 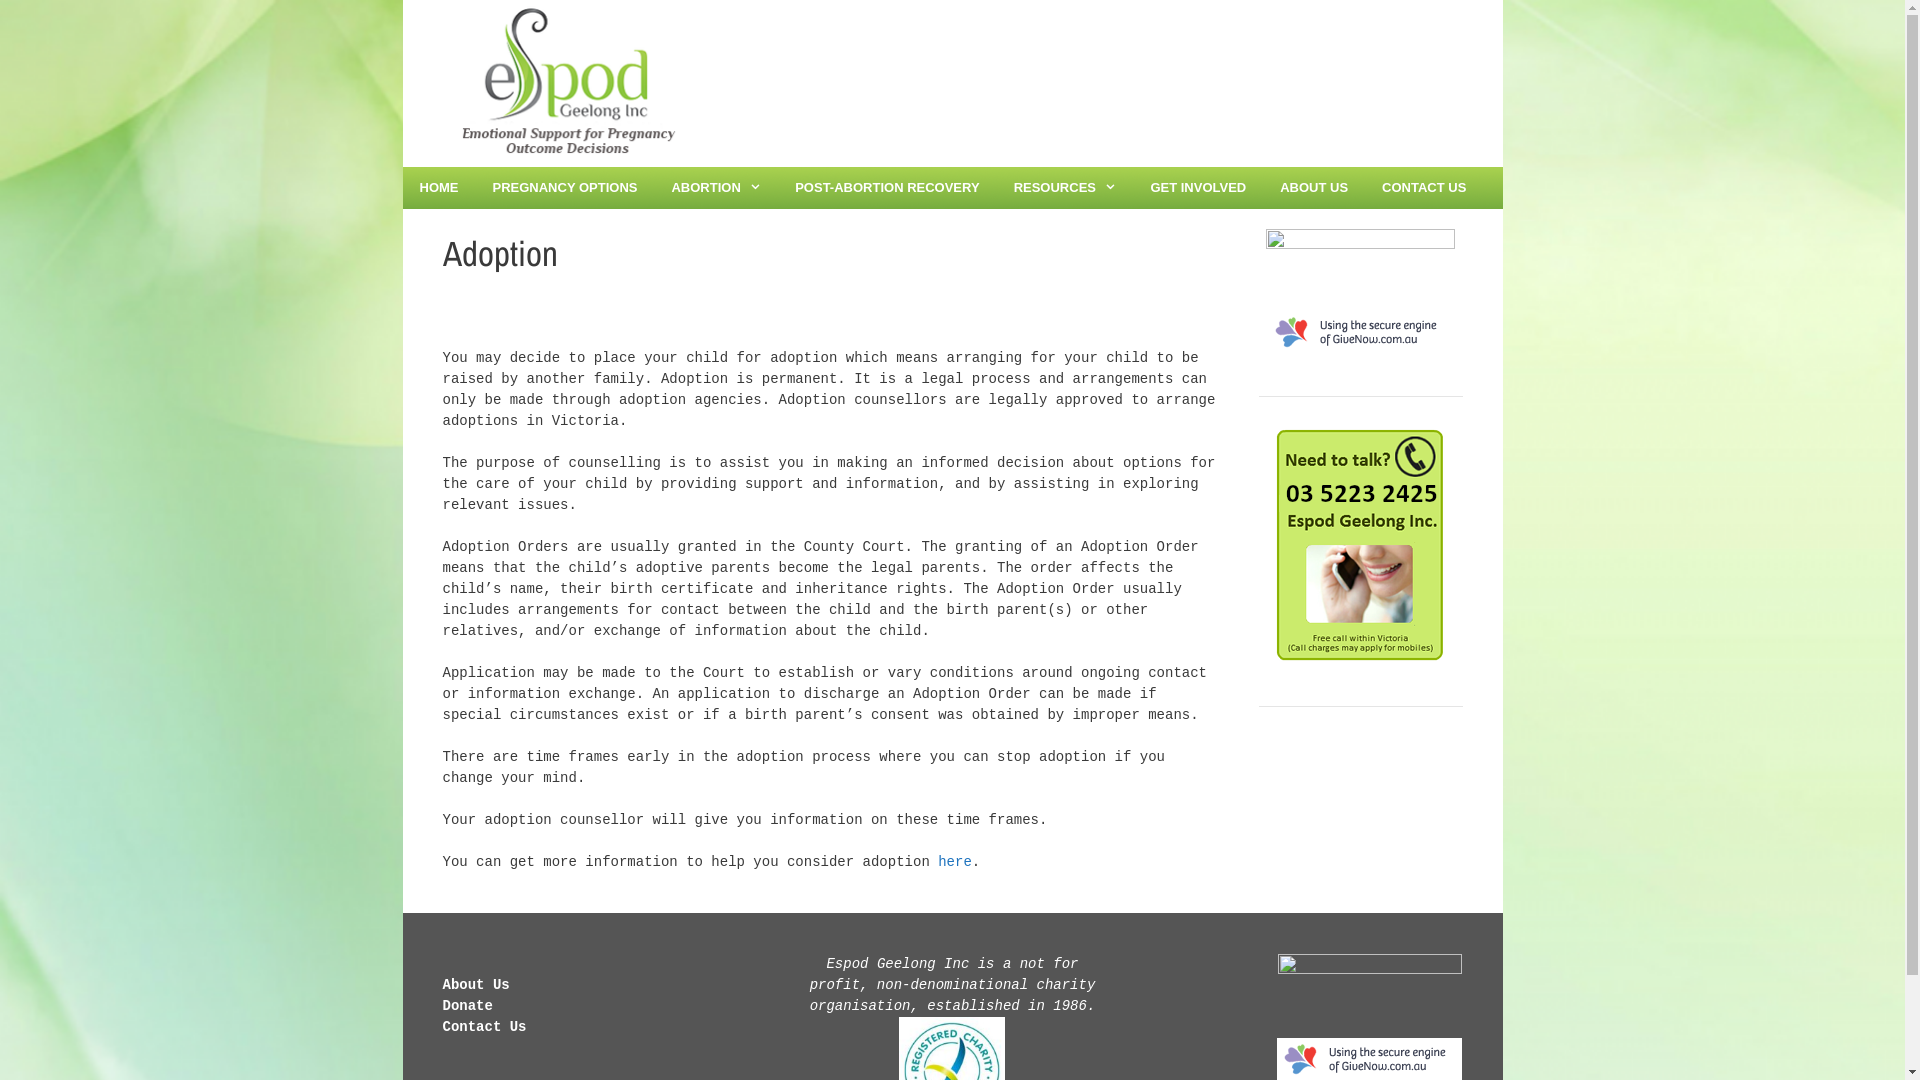 I want to click on 'ABORTION', so click(x=715, y=188).